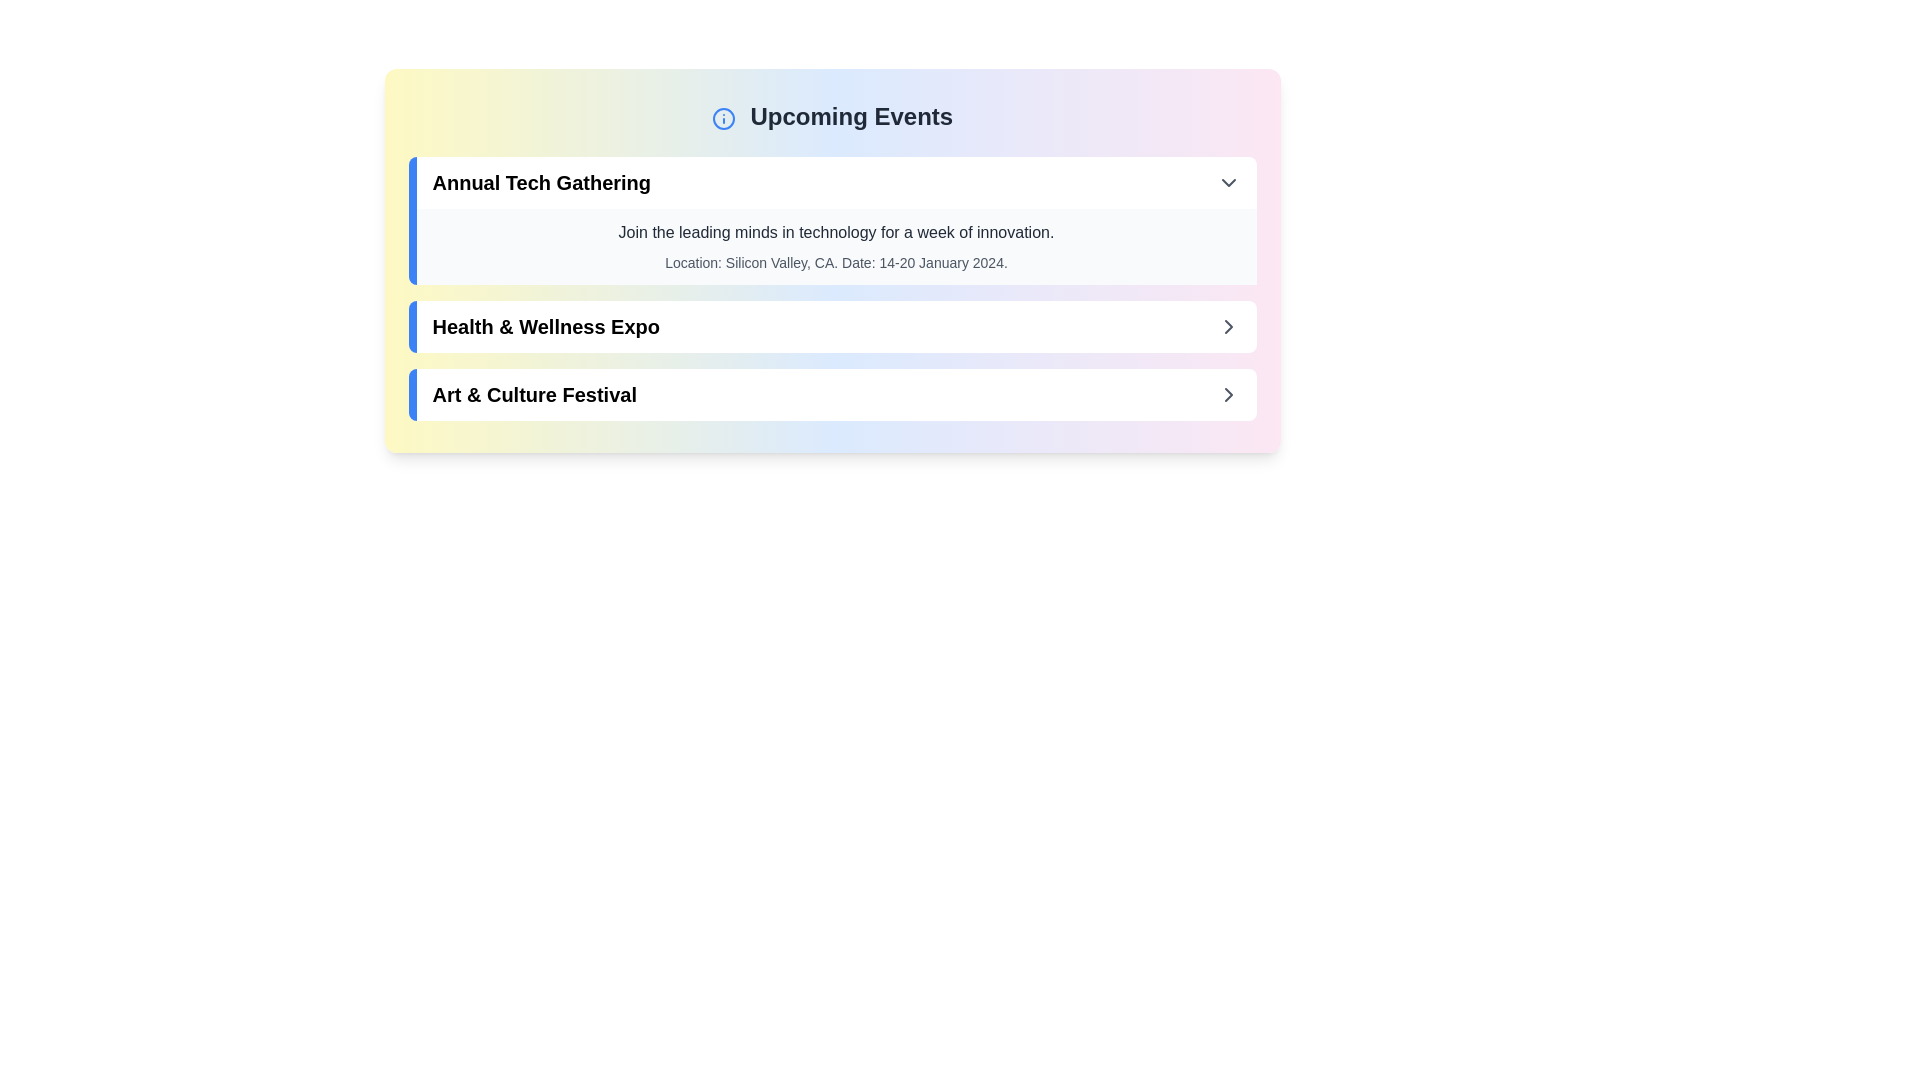 The height and width of the screenshot is (1080, 1920). Describe the element at coordinates (1227, 326) in the screenshot. I see `the right-facing chevron arrow icon in the second event card, positioned next to the 'Health & Wellness Expo' text` at that location.